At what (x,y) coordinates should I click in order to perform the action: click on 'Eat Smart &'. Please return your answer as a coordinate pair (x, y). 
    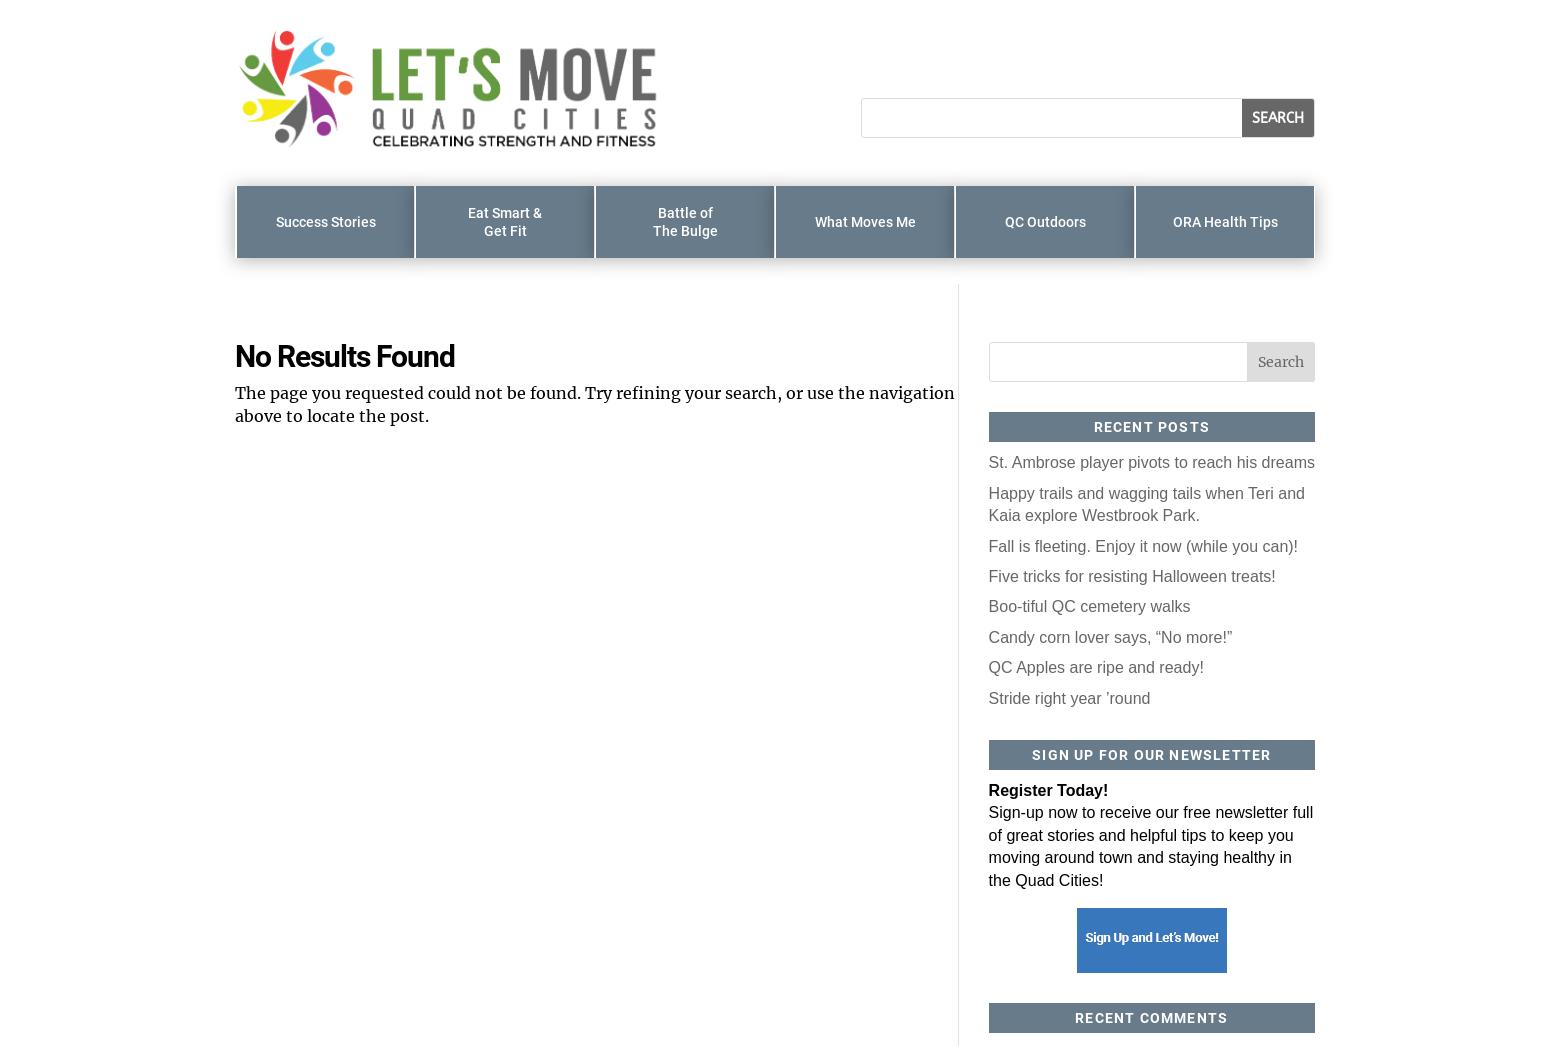
    Looking at the image, I should click on (466, 211).